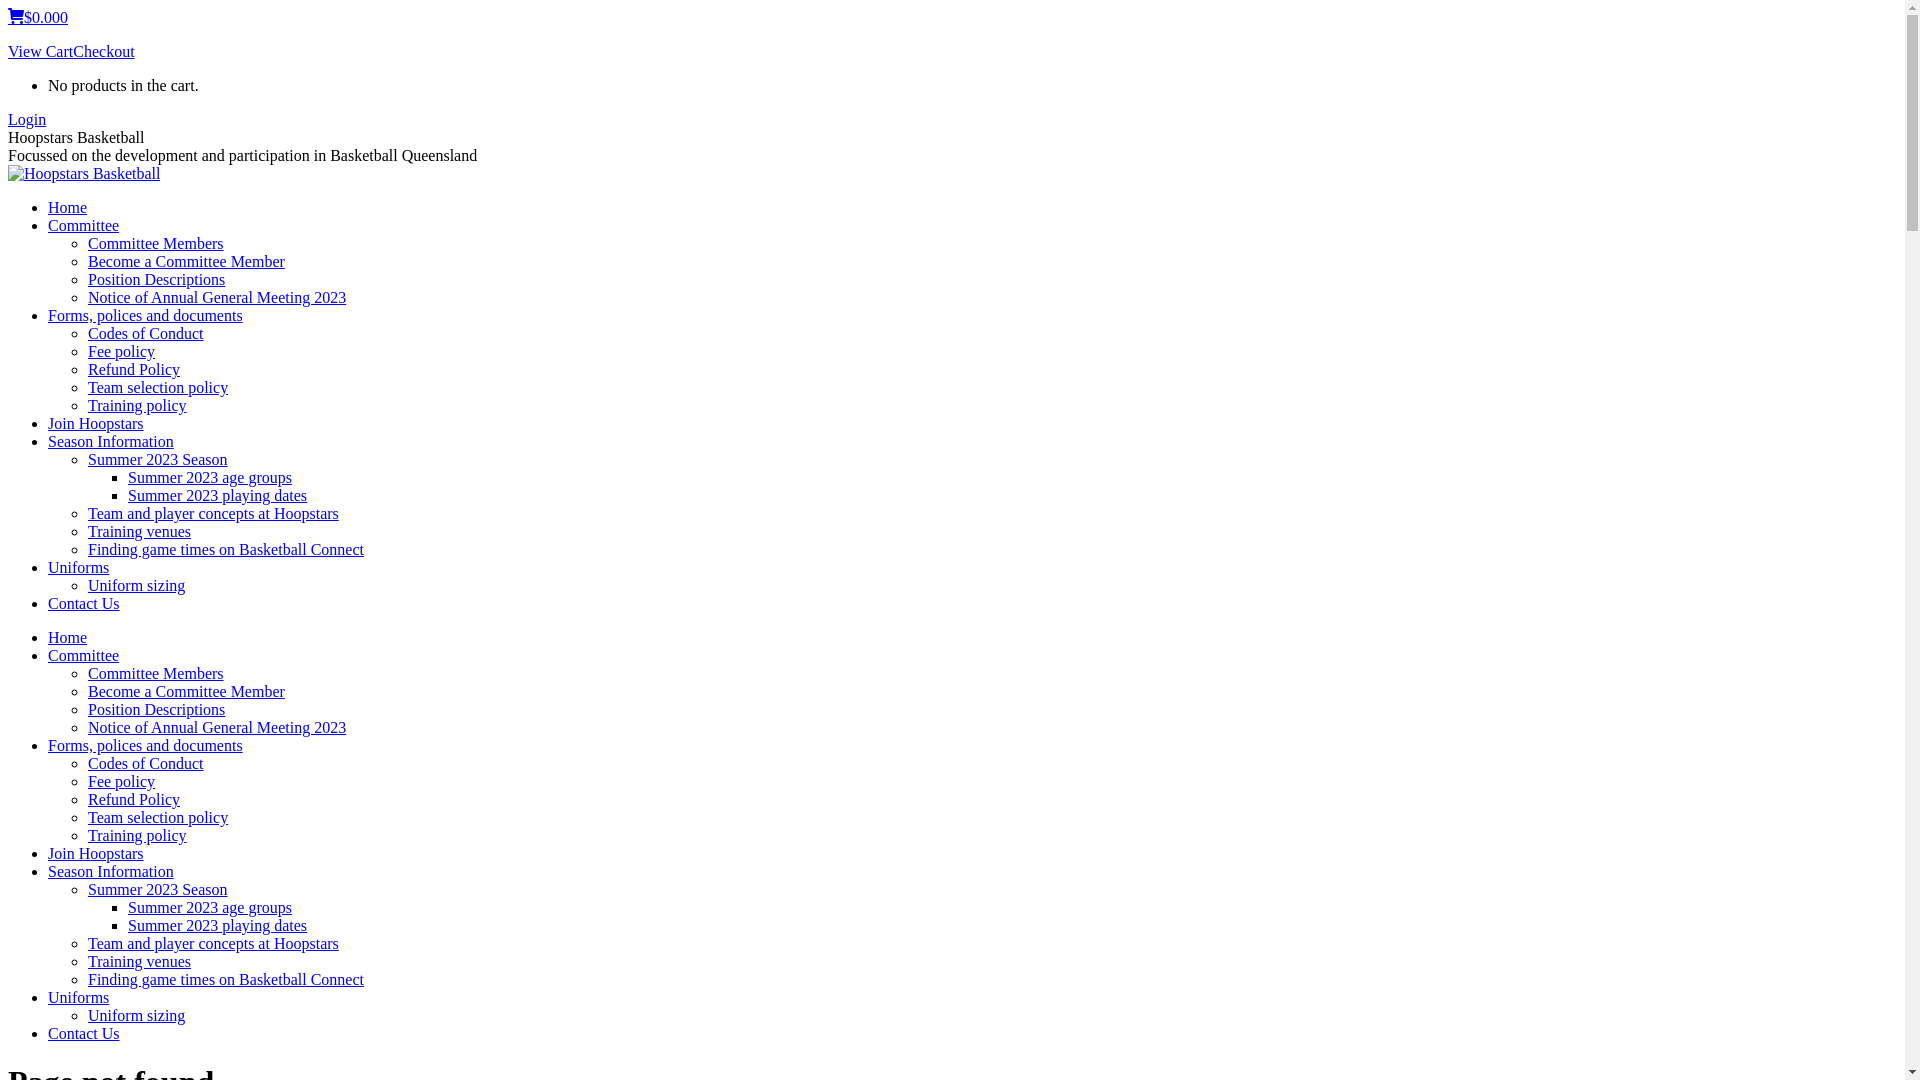 Image resolution: width=1920 pixels, height=1080 pixels. What do you see at coordinates (157, 888) in the screenshot?
I see `'Summer 2023 Season'` at bounding box center [157, 888].